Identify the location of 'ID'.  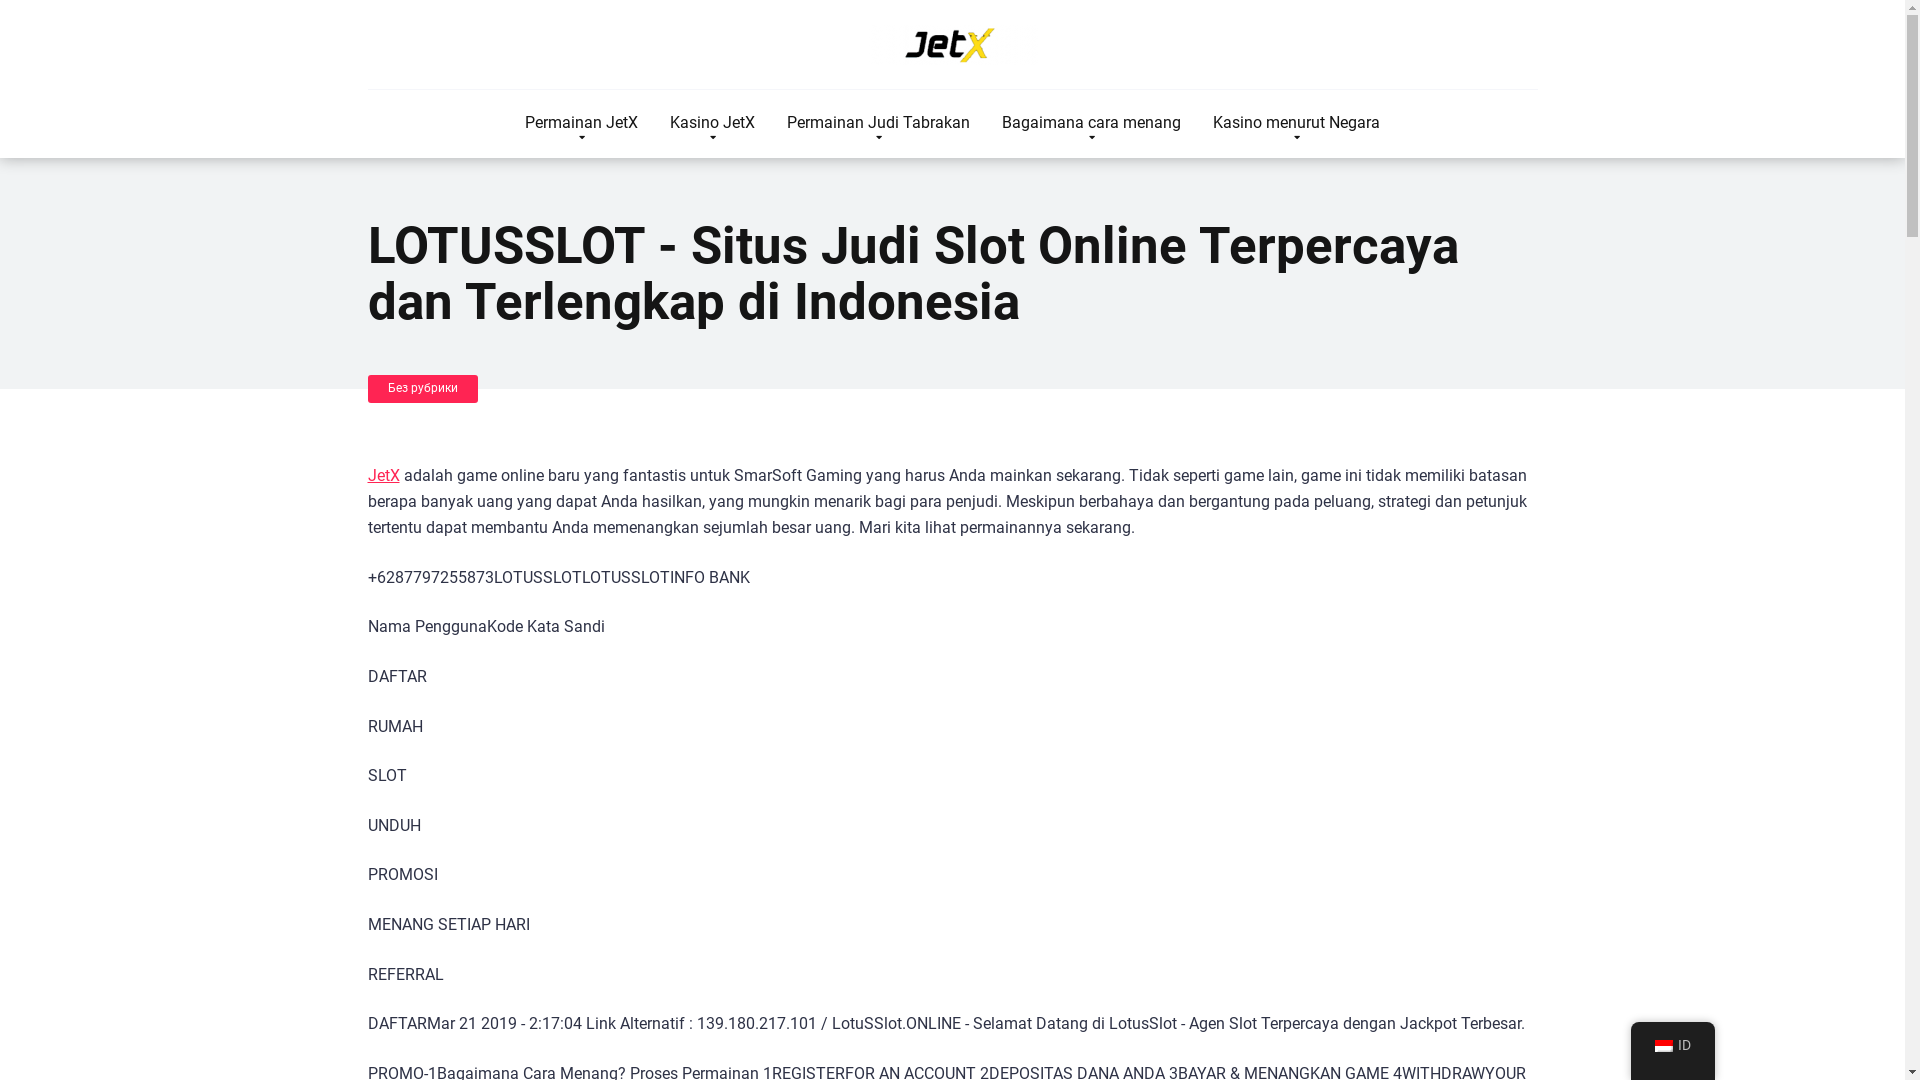
(1671, 1044).